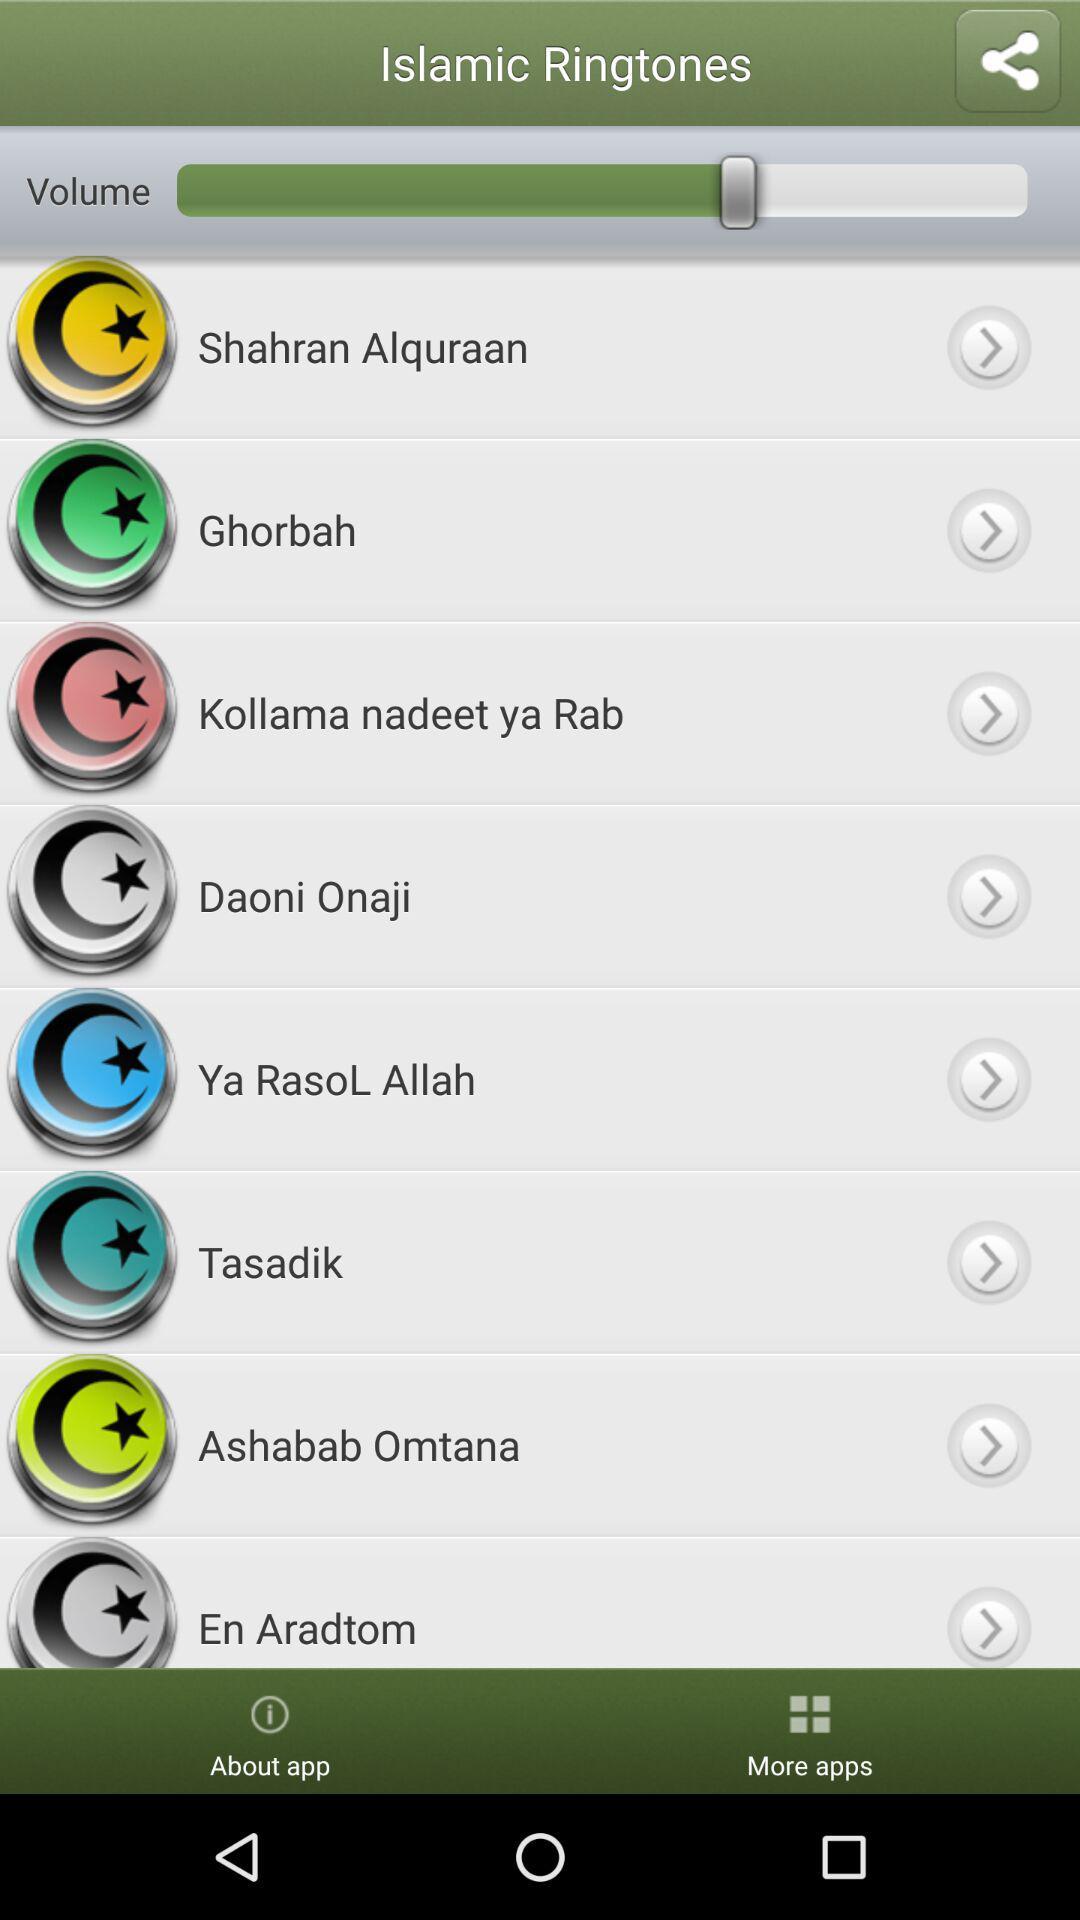  Describe the element at coordinates (987, 346) in the screenshot. I see `sound` at that location.